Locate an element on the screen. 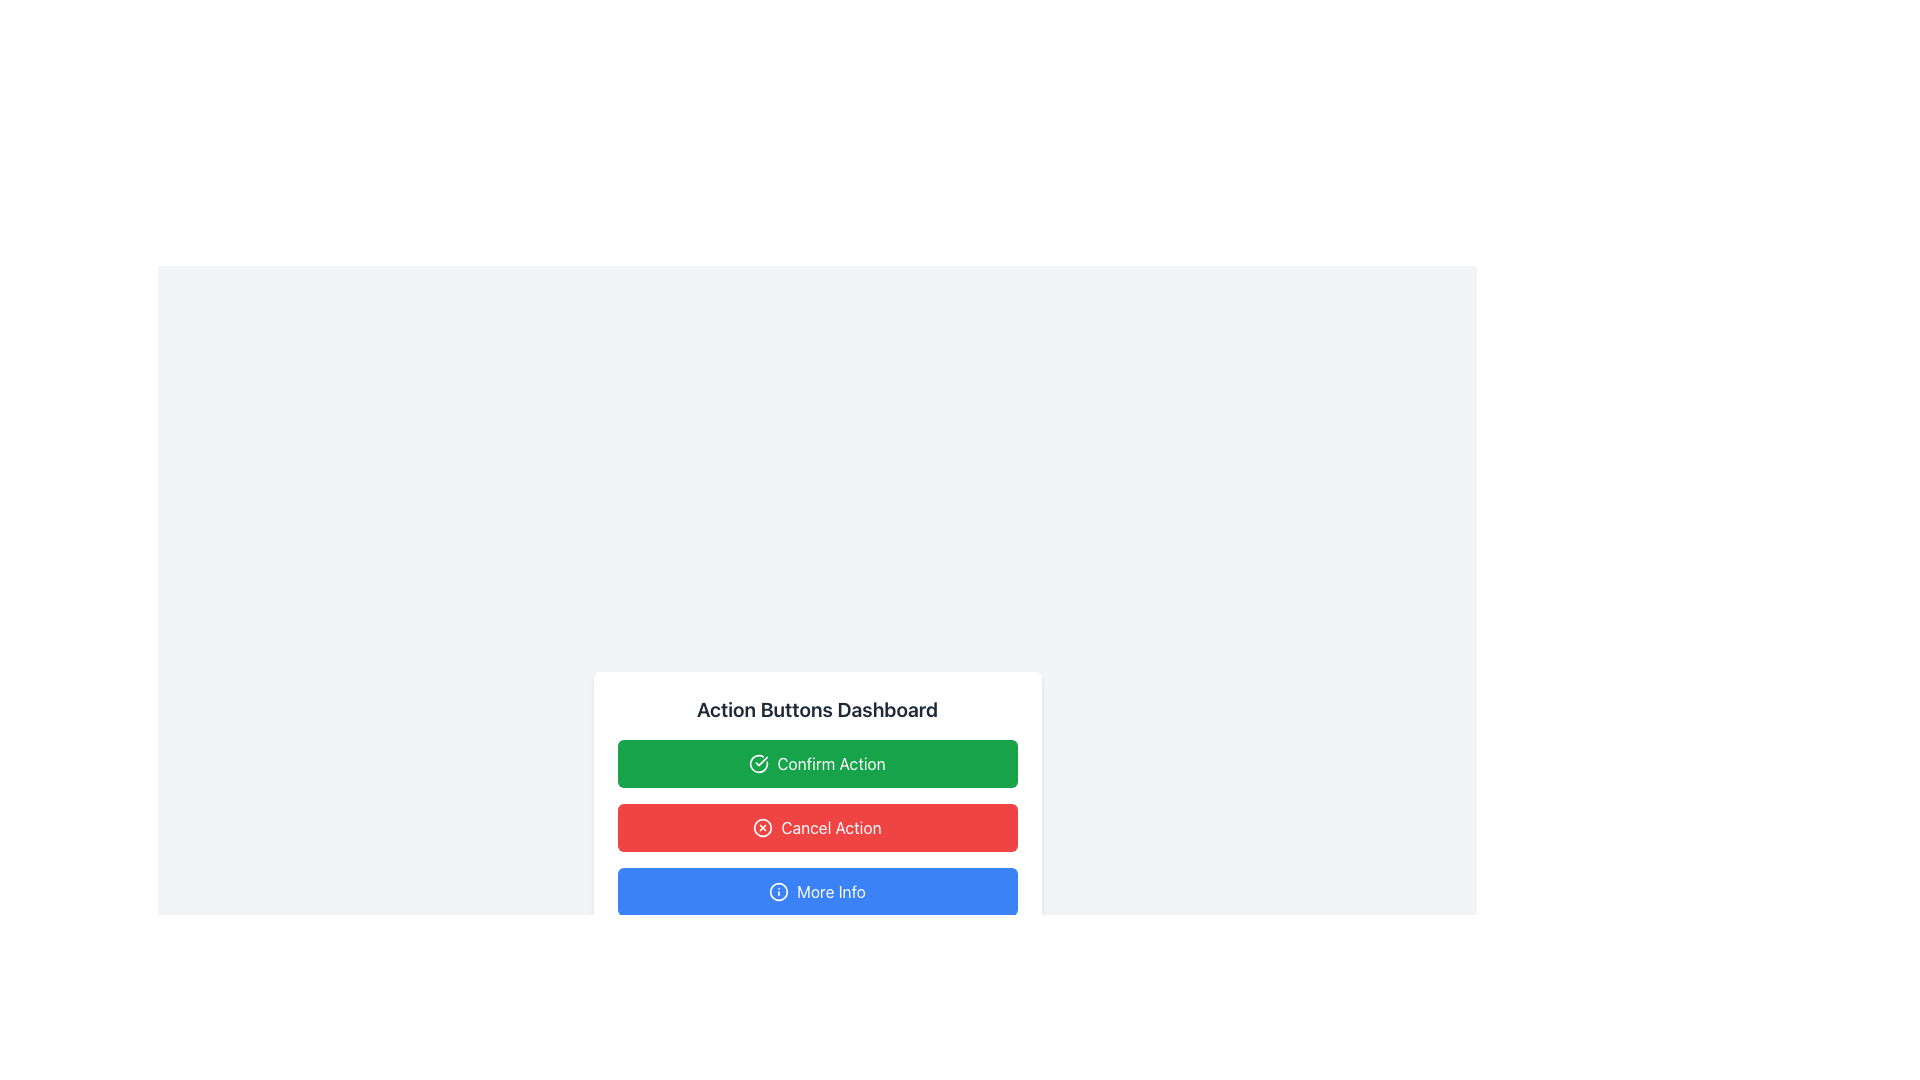 The height and width of the screenshot is (1080, 1920). the circular red outlined icon with a crossed line pattern located within the 'Cancel Action' button is located at coordinates (762, 828).